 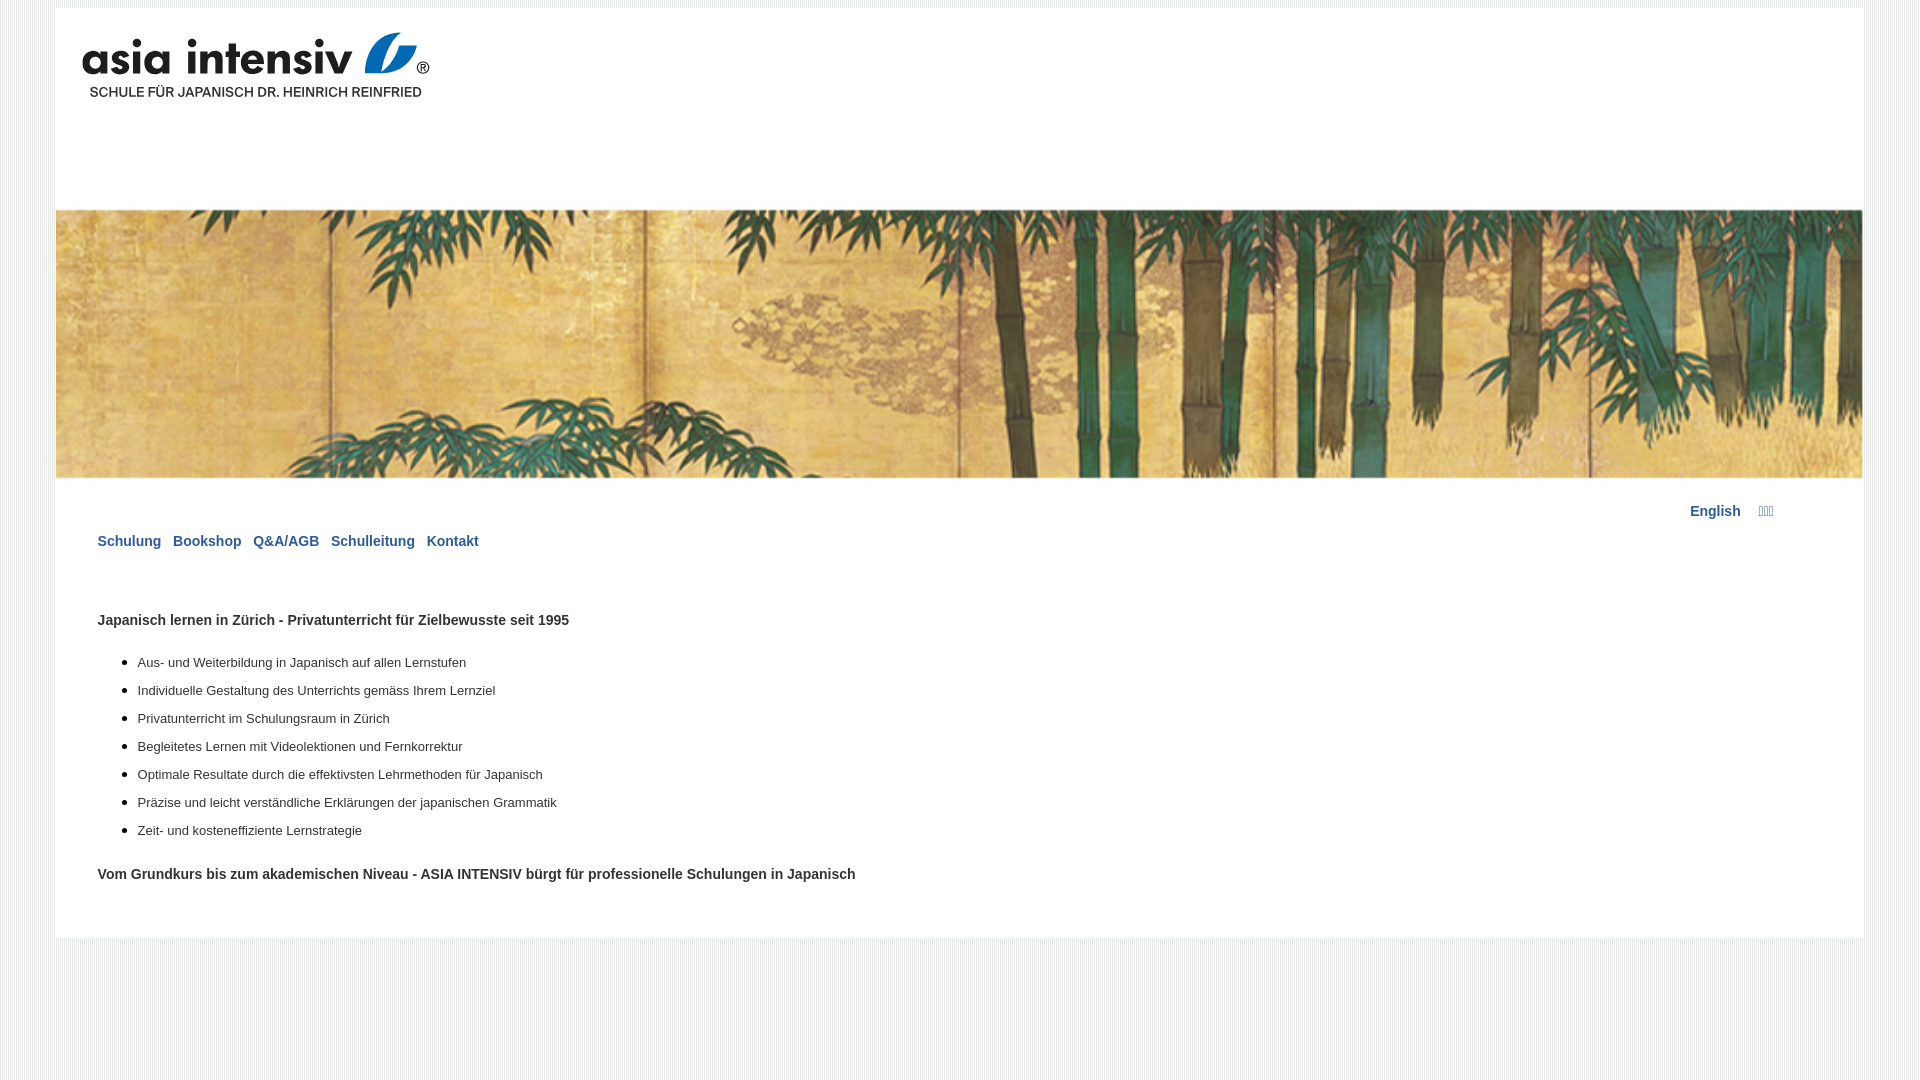 I want to click on 'Q&A/AGB', so click(x=285, y=540).